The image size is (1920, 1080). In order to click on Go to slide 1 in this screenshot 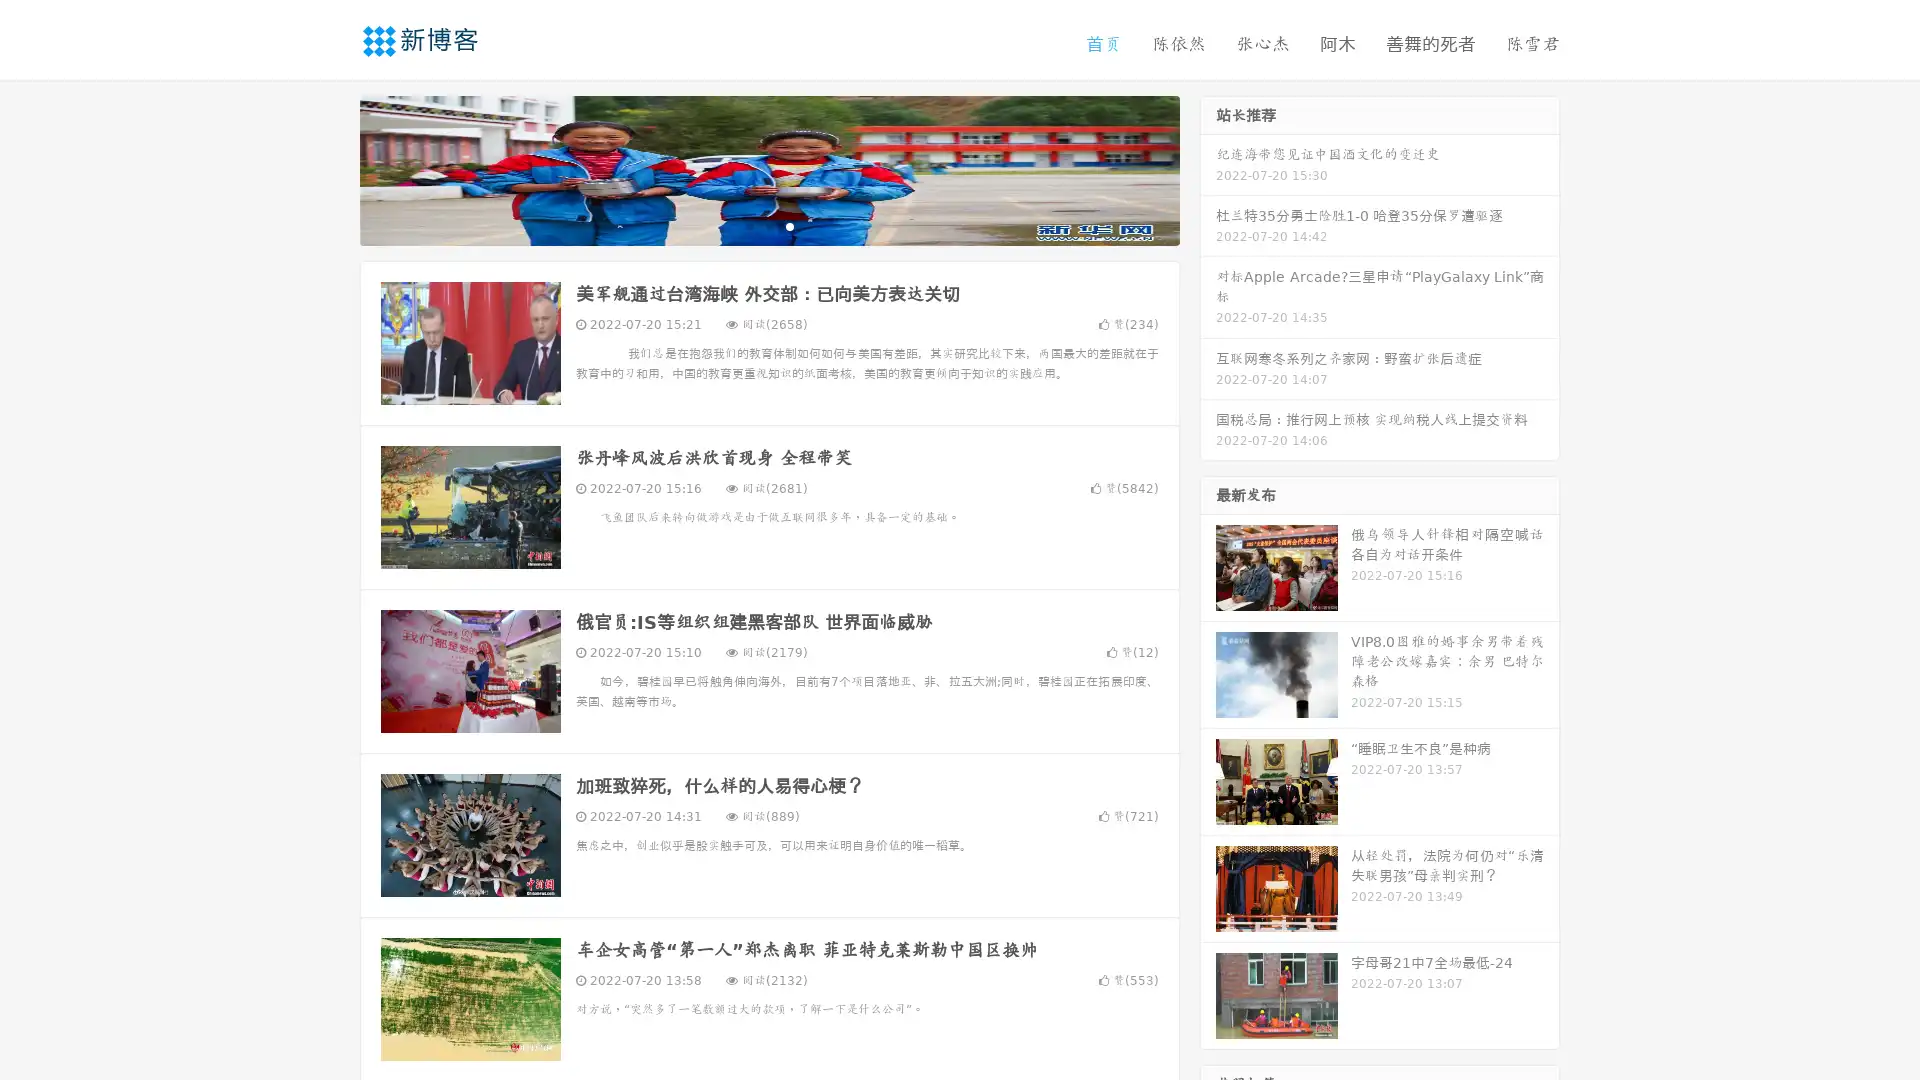, I will do `click(748, 225)`.